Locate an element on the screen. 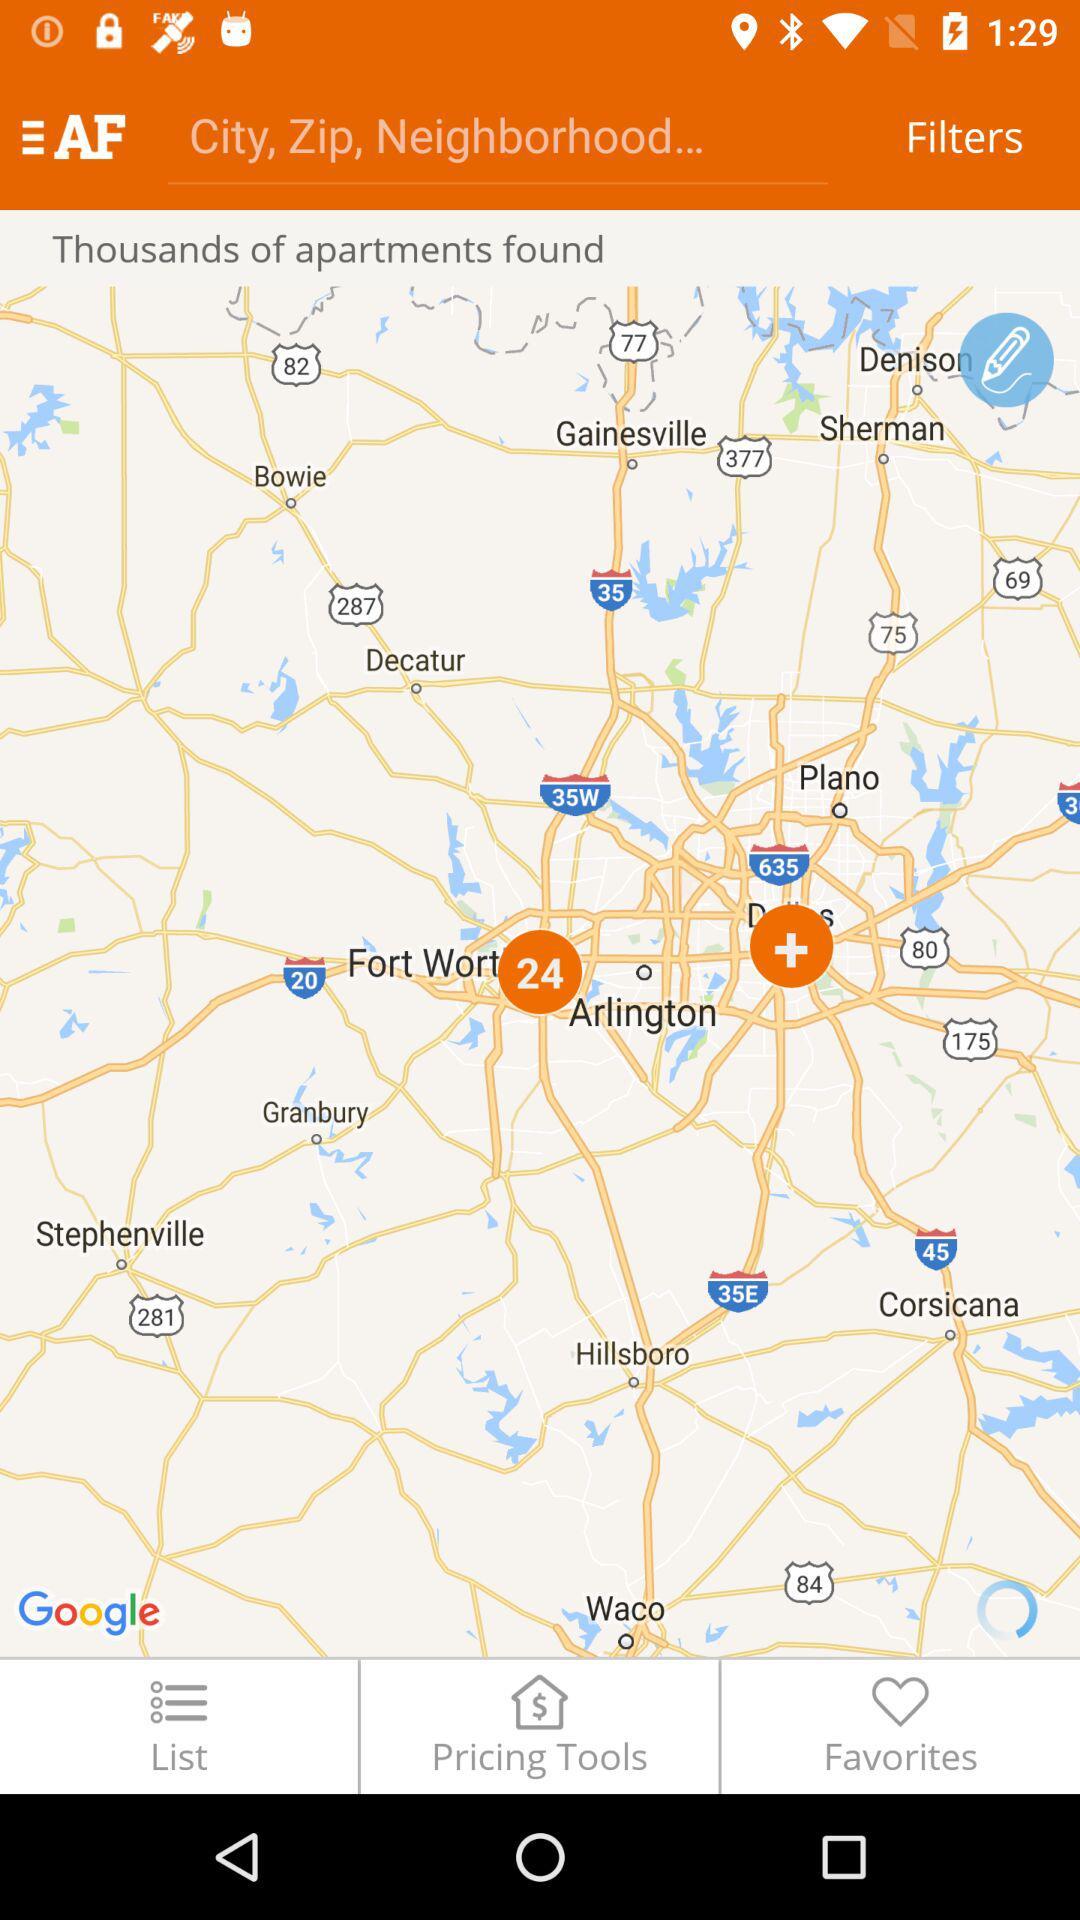 This screenshot has width=1080, height=1920. the filters item is located at coordinates (963, 135).